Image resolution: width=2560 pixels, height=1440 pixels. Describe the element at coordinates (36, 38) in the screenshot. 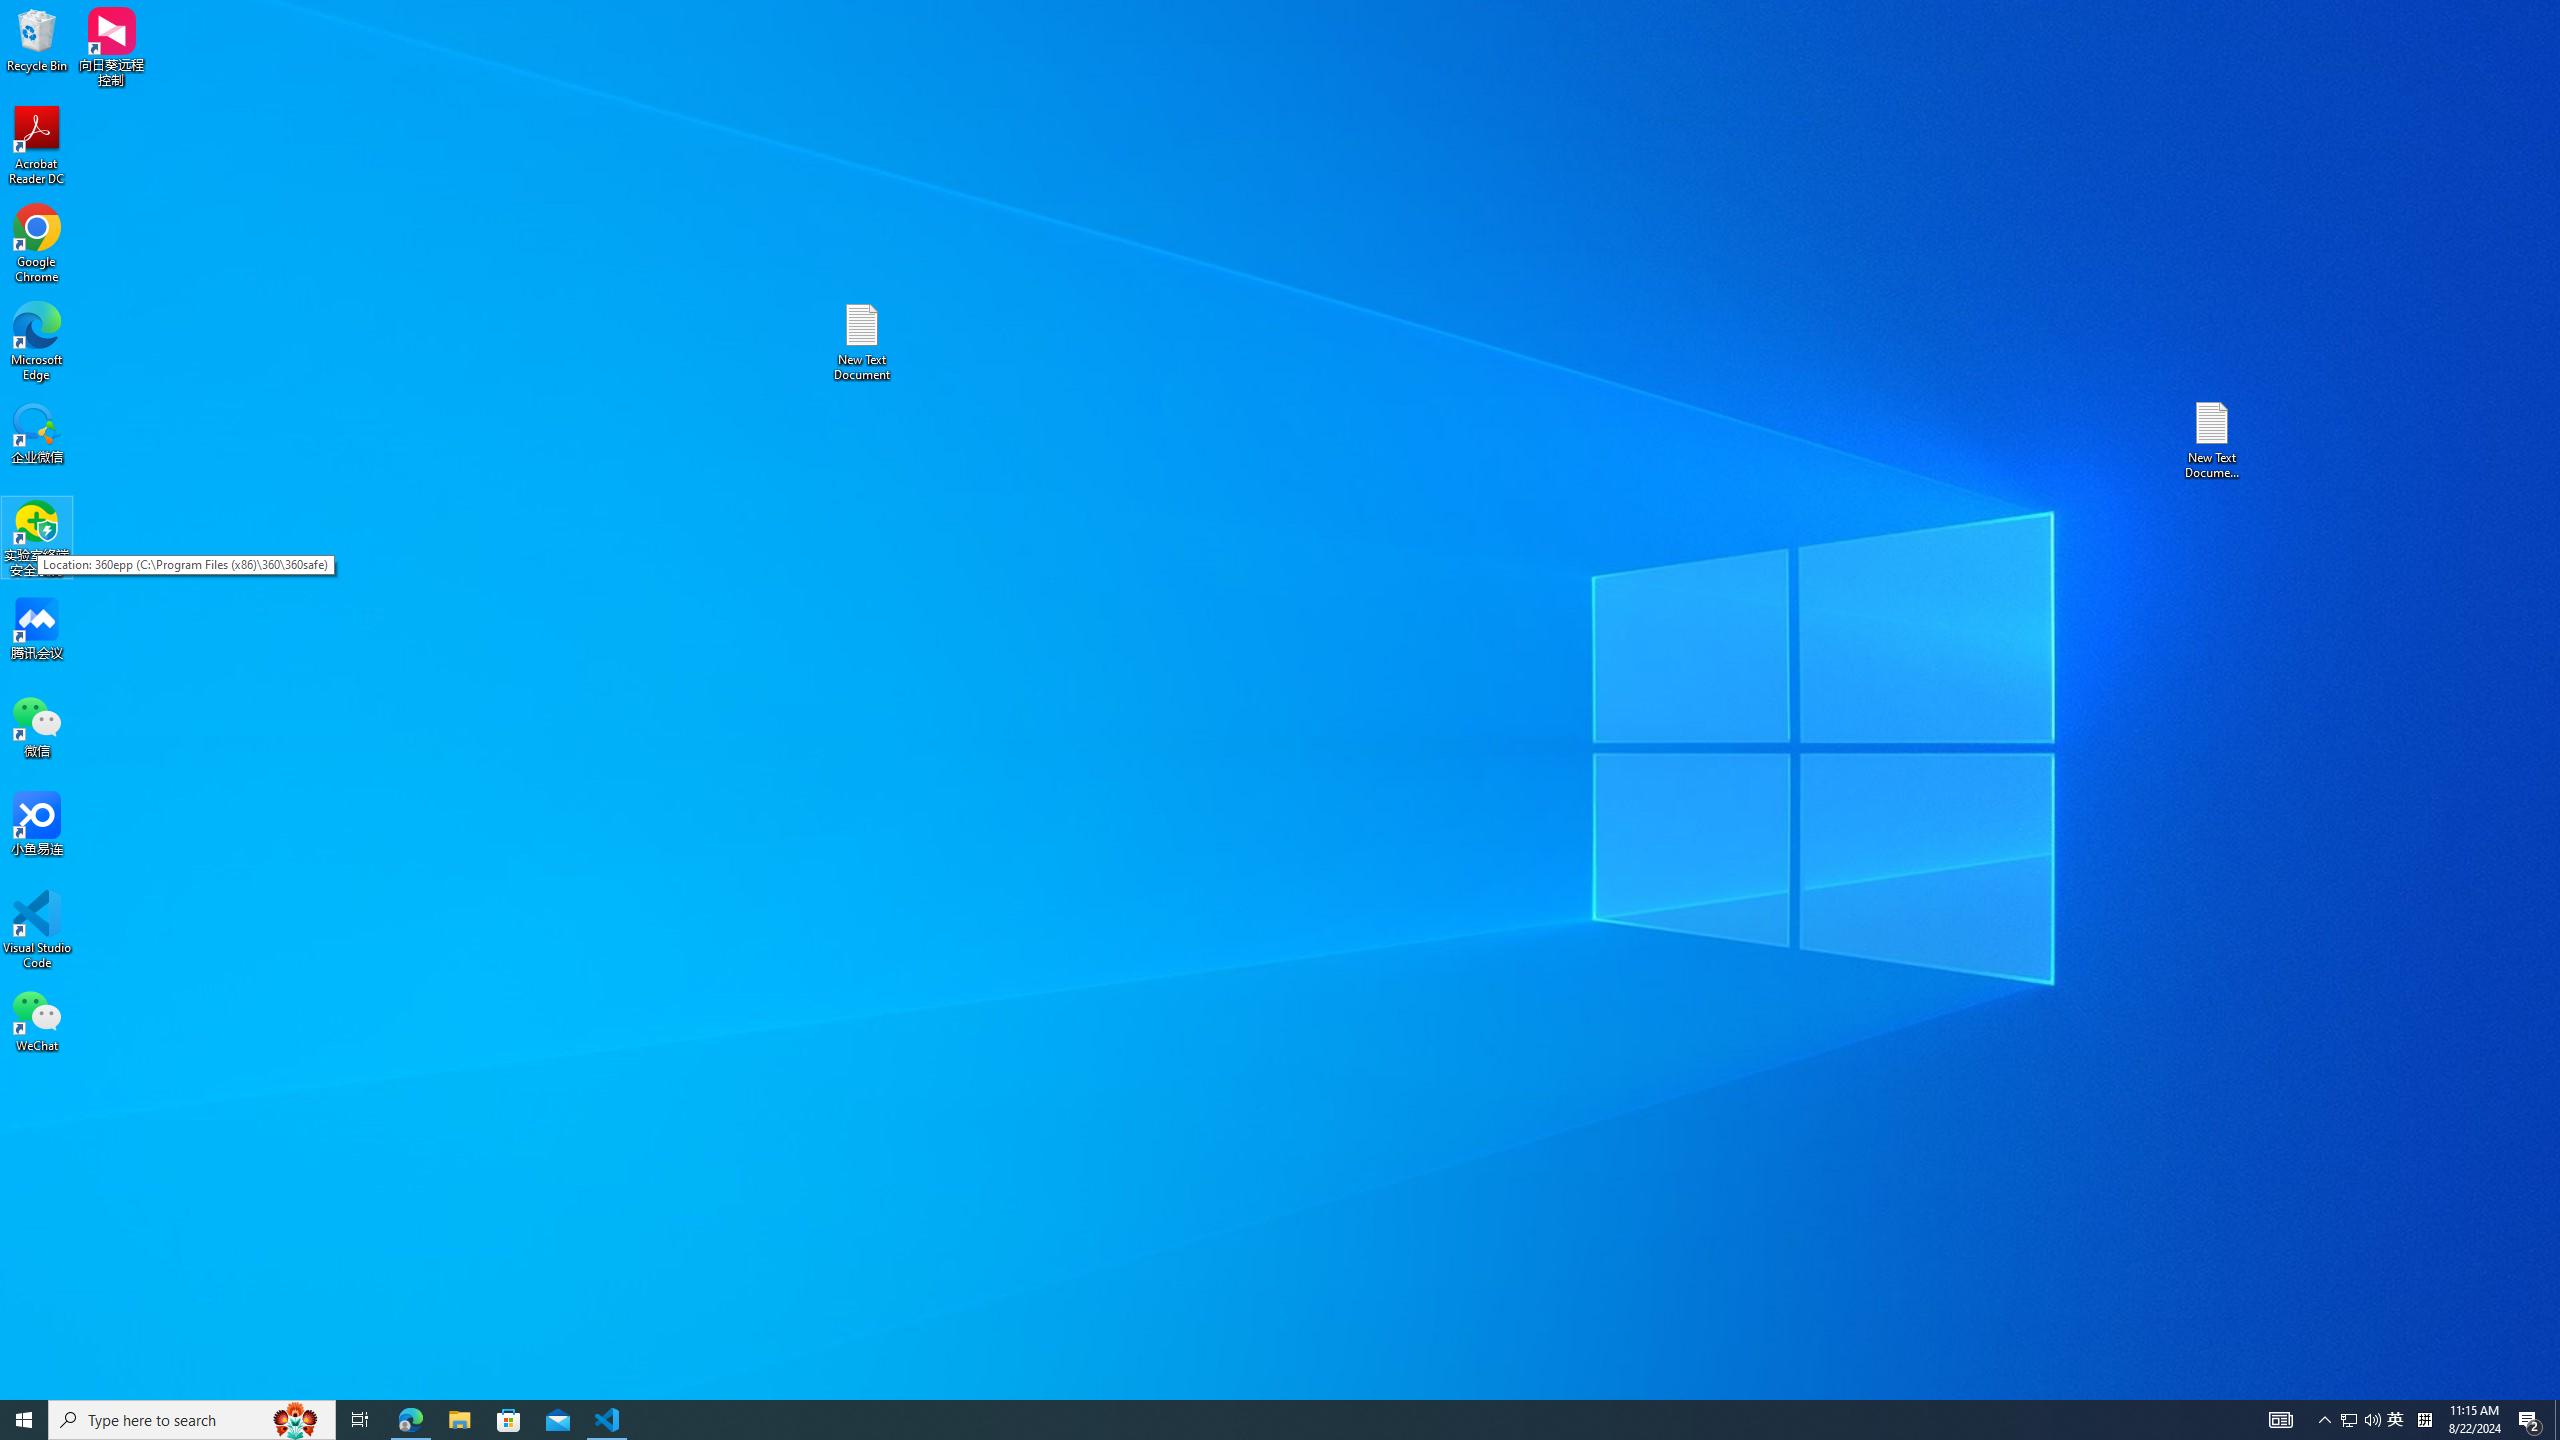

I see `'Recycle Bin'` at that location.